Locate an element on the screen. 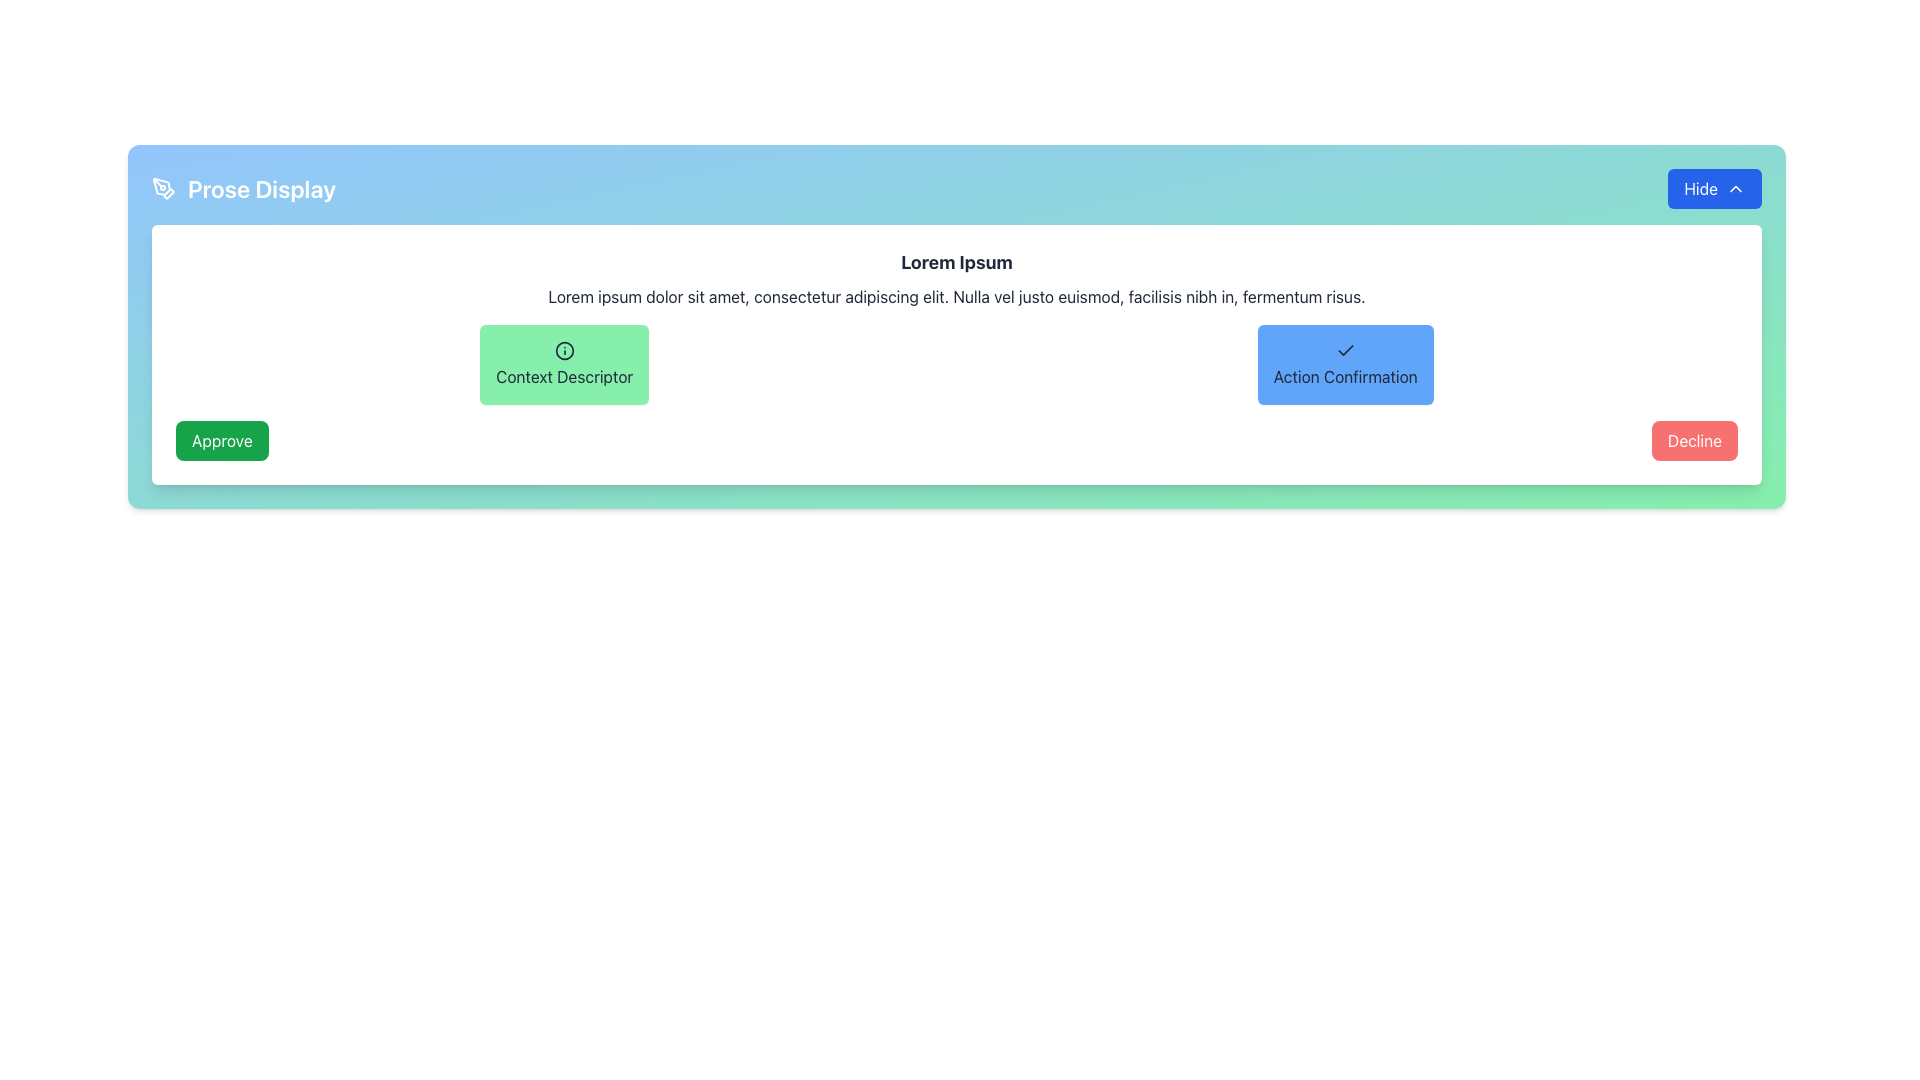 Image resolution: width=1920 pixels, height=1080 pixels. the Circle vector graphic component that is part of the 'Context Descriptor' green button, located below the 'Lorem Ipsum' heading is located at coordinates (563, 350).